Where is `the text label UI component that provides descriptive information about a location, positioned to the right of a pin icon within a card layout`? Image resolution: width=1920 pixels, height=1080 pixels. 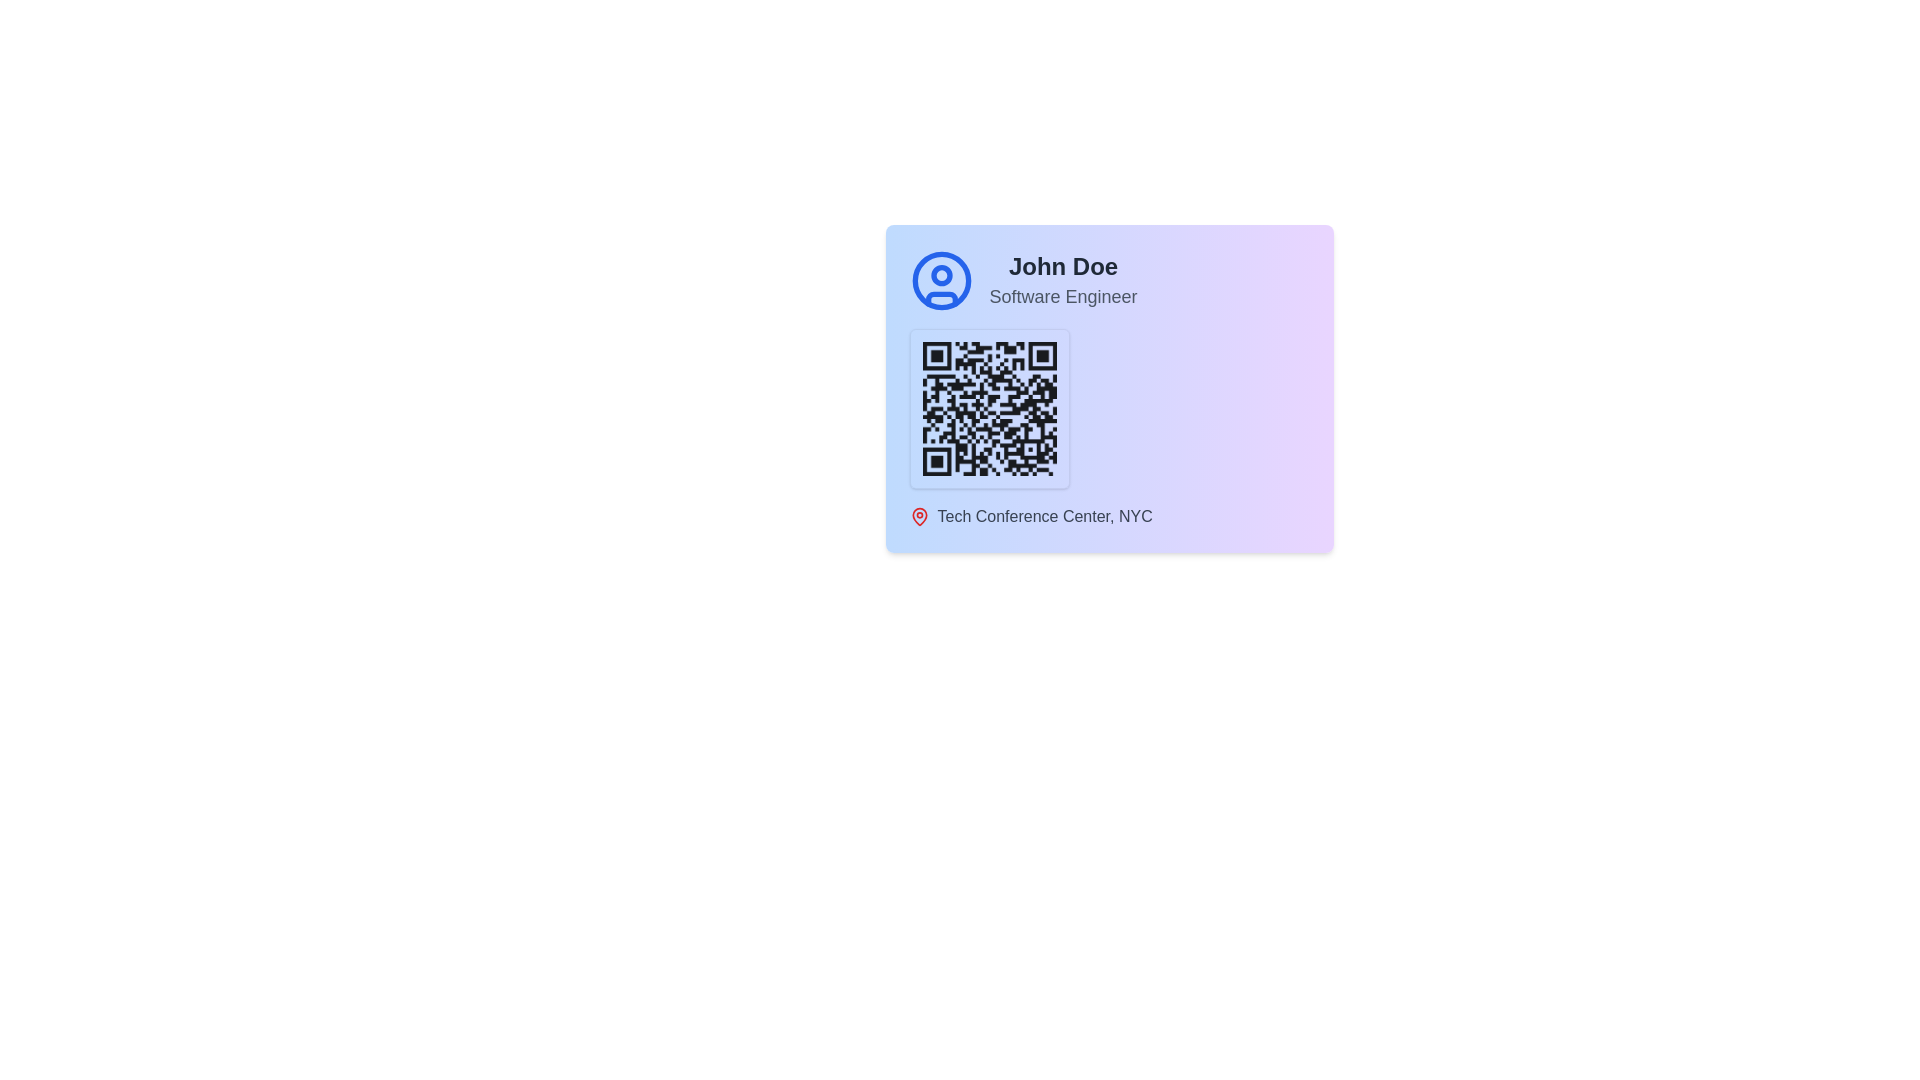
the text label UI component that provides descriptive information about a location, positioned to the right of a pin icon within a card layout is located at coordinates (1044, 515).